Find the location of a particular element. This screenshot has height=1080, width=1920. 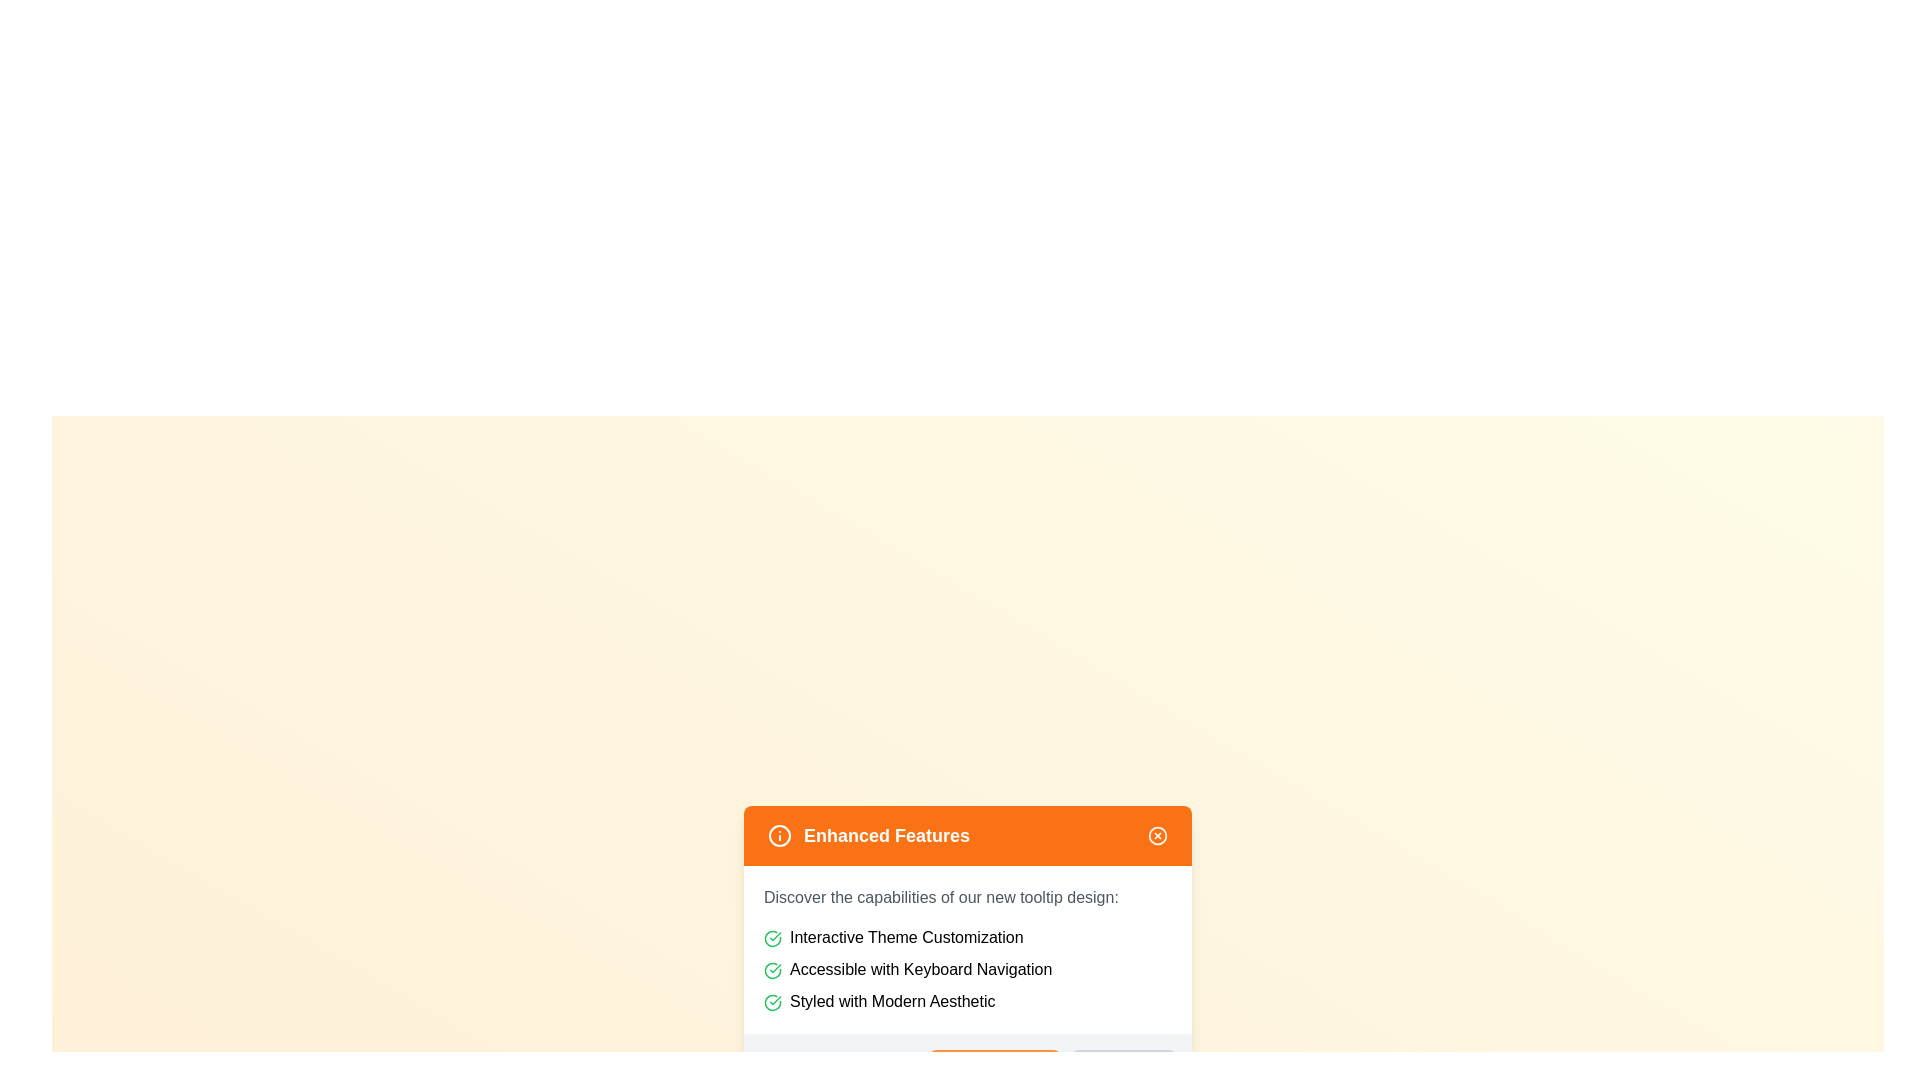

the circular icon located in the top-left corner of the orange header bar labeled 'Enhanced Features', which serves a decorative or symbolic function within the SVG graphic is located at coordinates (778, 836).